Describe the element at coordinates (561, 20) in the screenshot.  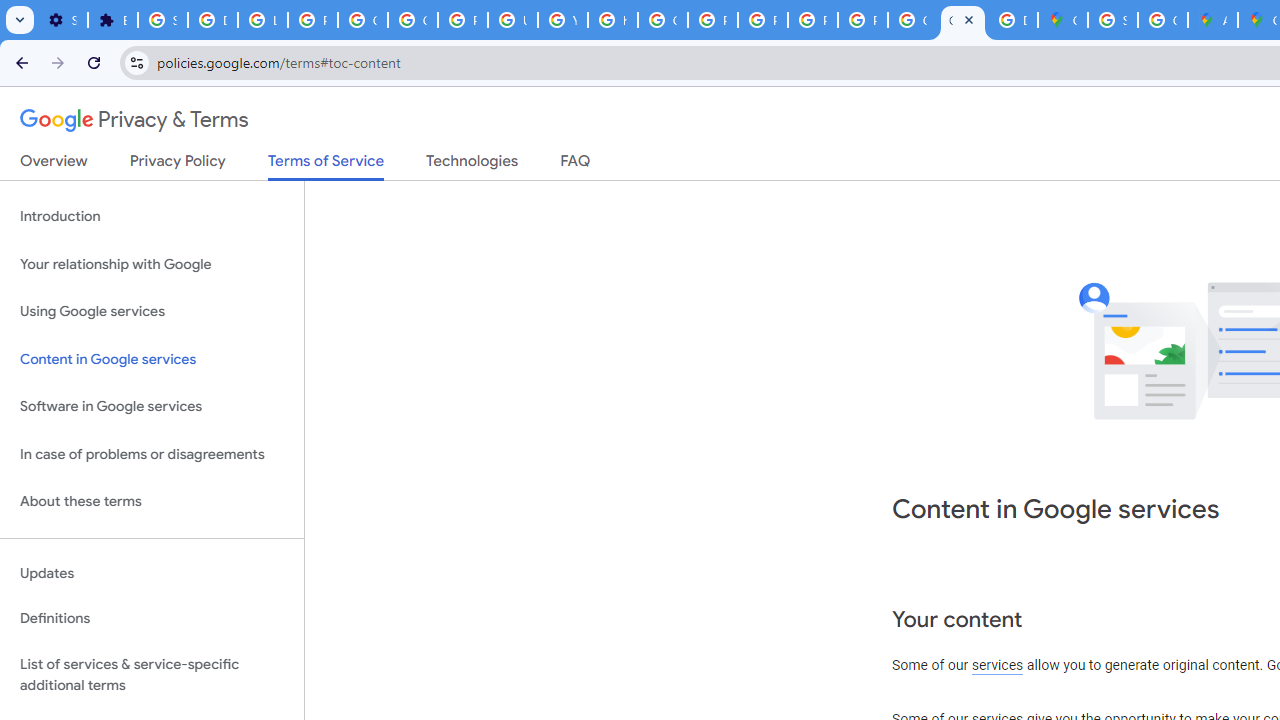
I see `'YouTube'` at that location.